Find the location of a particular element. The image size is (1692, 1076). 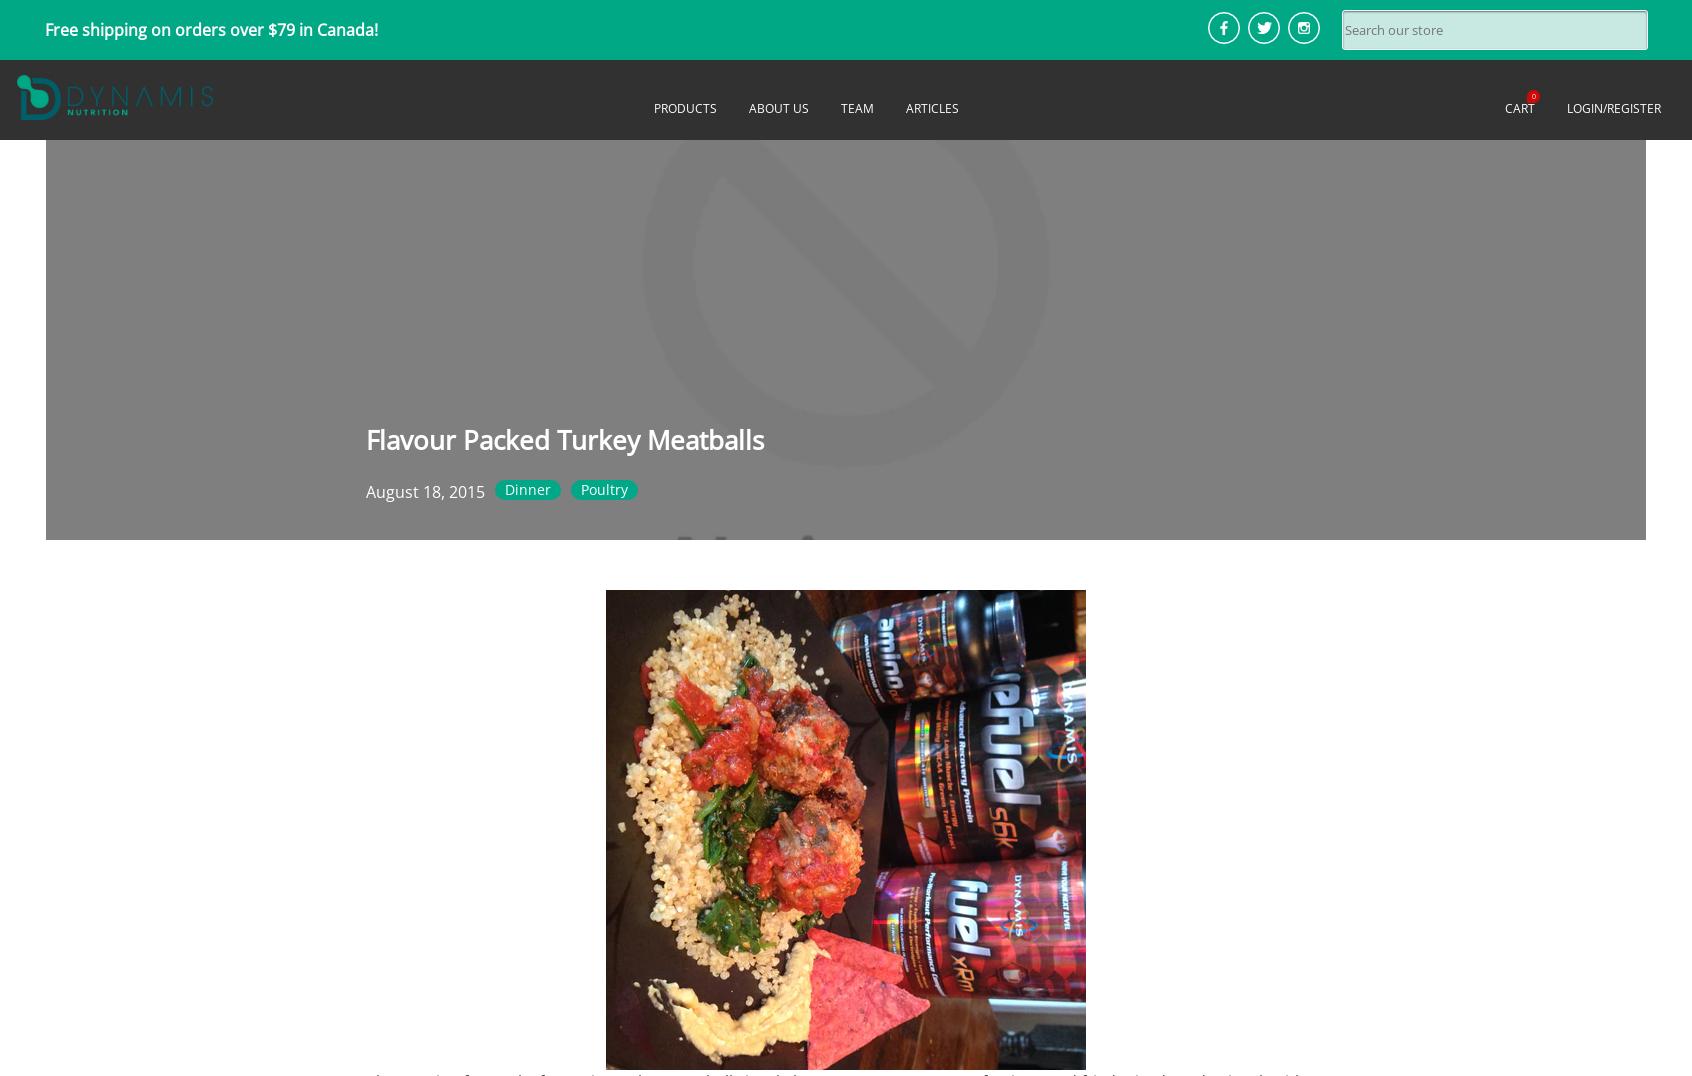

'Products' is located at coordinates (685, 107).